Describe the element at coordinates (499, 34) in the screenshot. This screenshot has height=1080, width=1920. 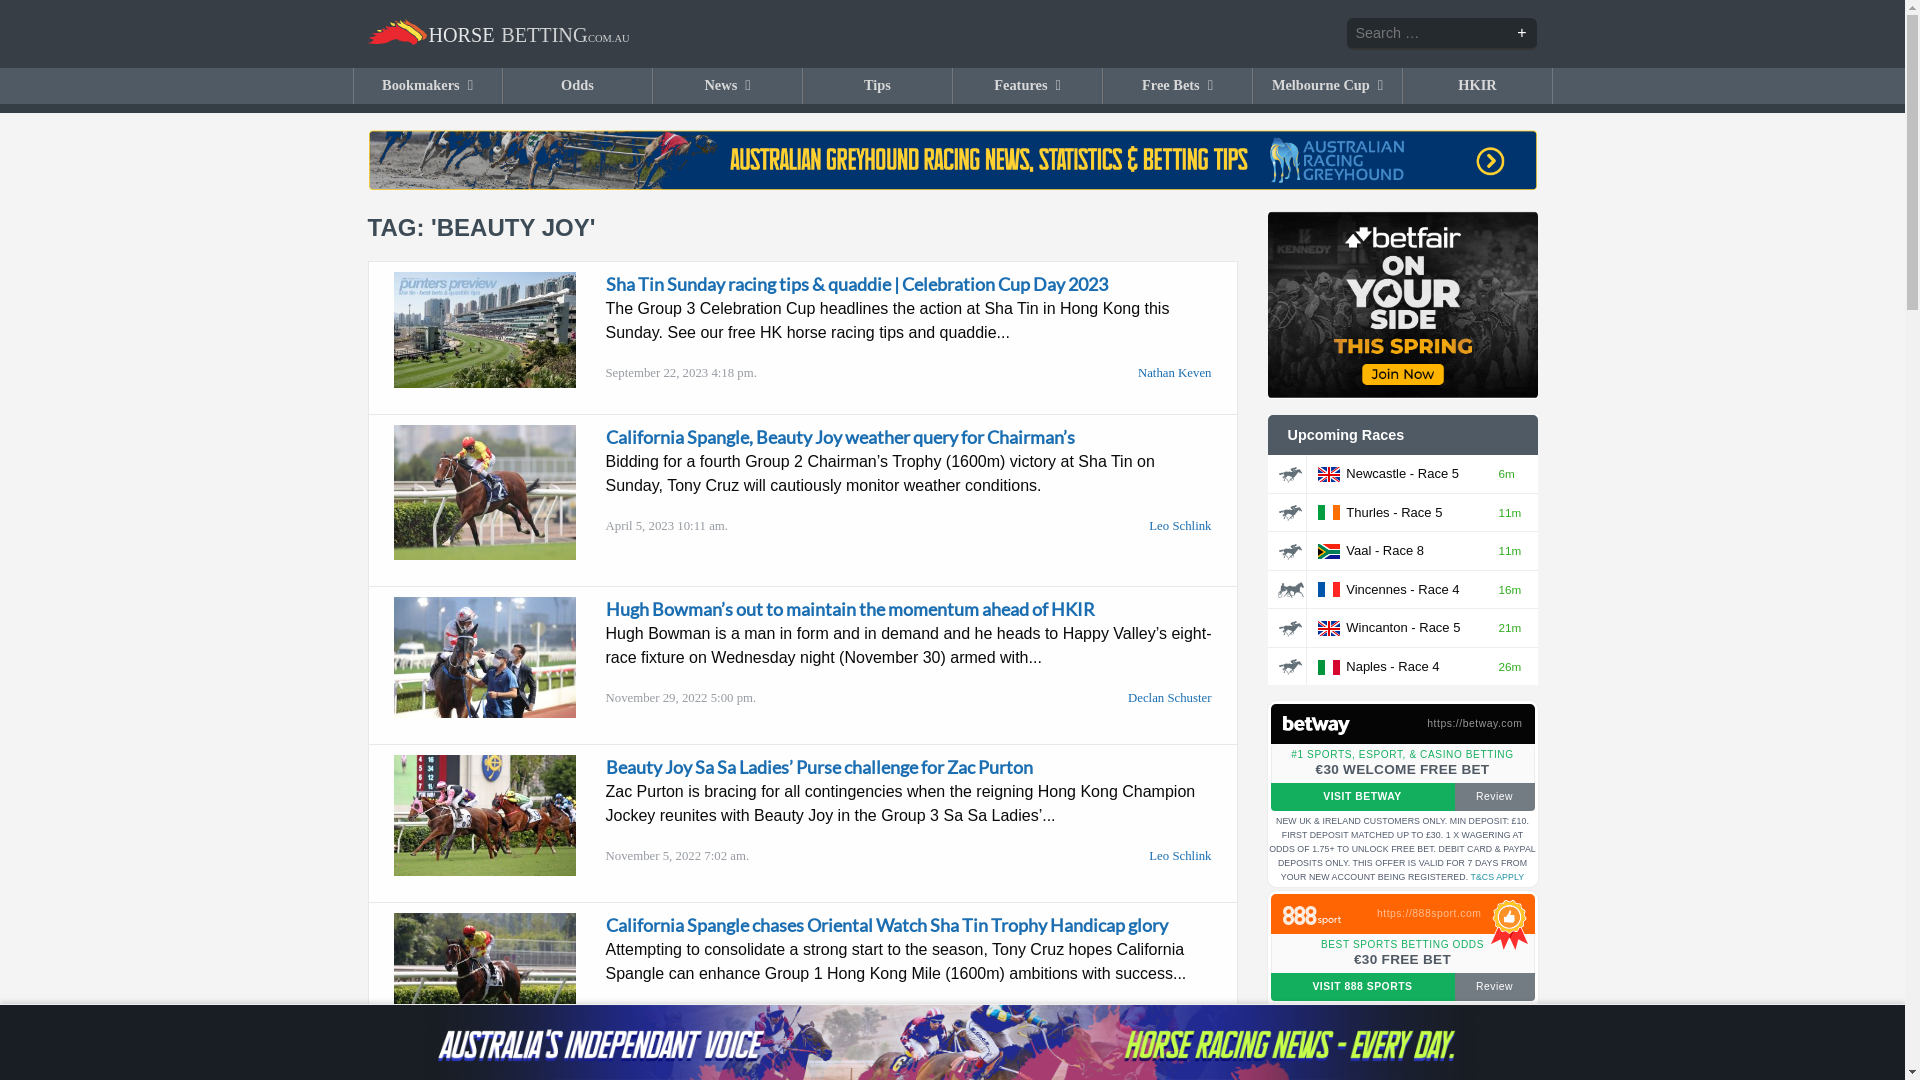
I see `'Horse Betting'` at that location.